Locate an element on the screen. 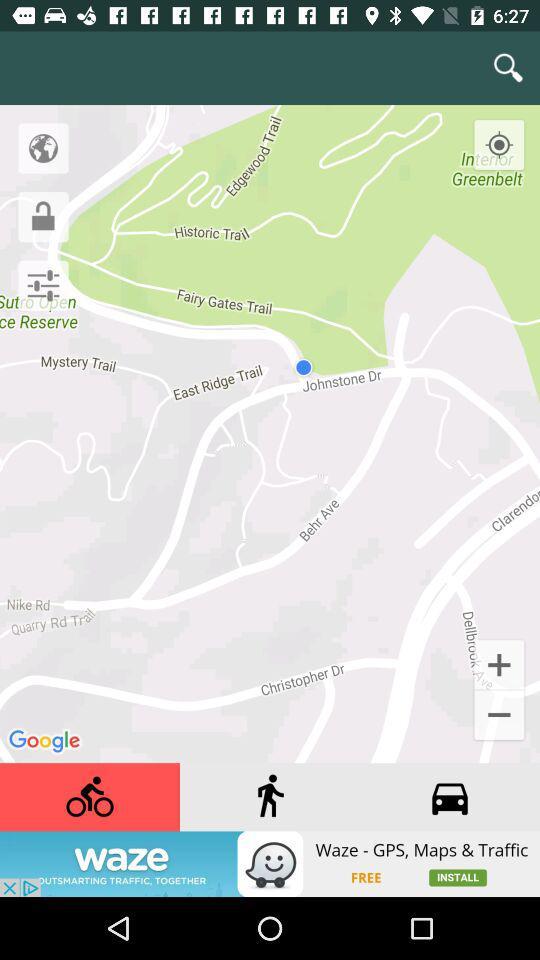 This screenshot has height=960, width=540. google is located at coordinates (46, 726).